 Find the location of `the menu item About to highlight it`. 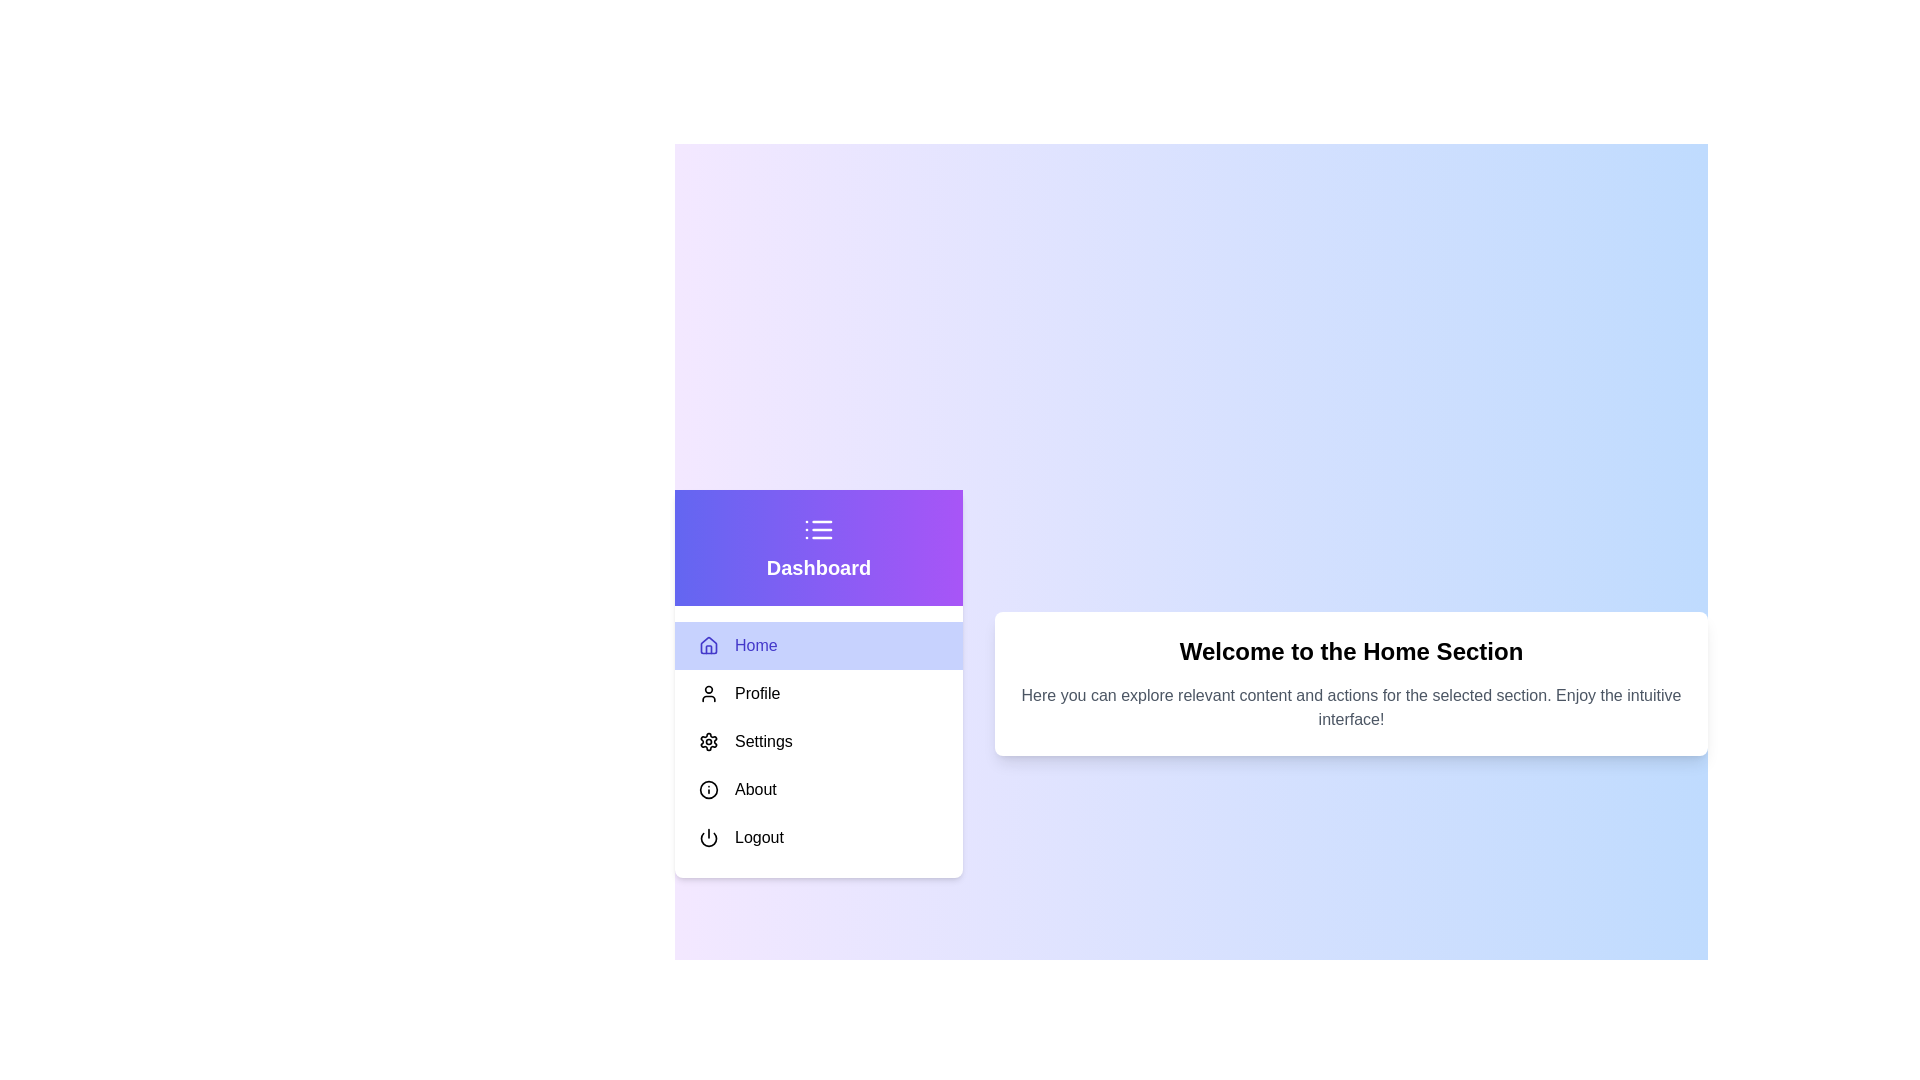

the menu item About to highlight it is located at coordinates (819, 789).